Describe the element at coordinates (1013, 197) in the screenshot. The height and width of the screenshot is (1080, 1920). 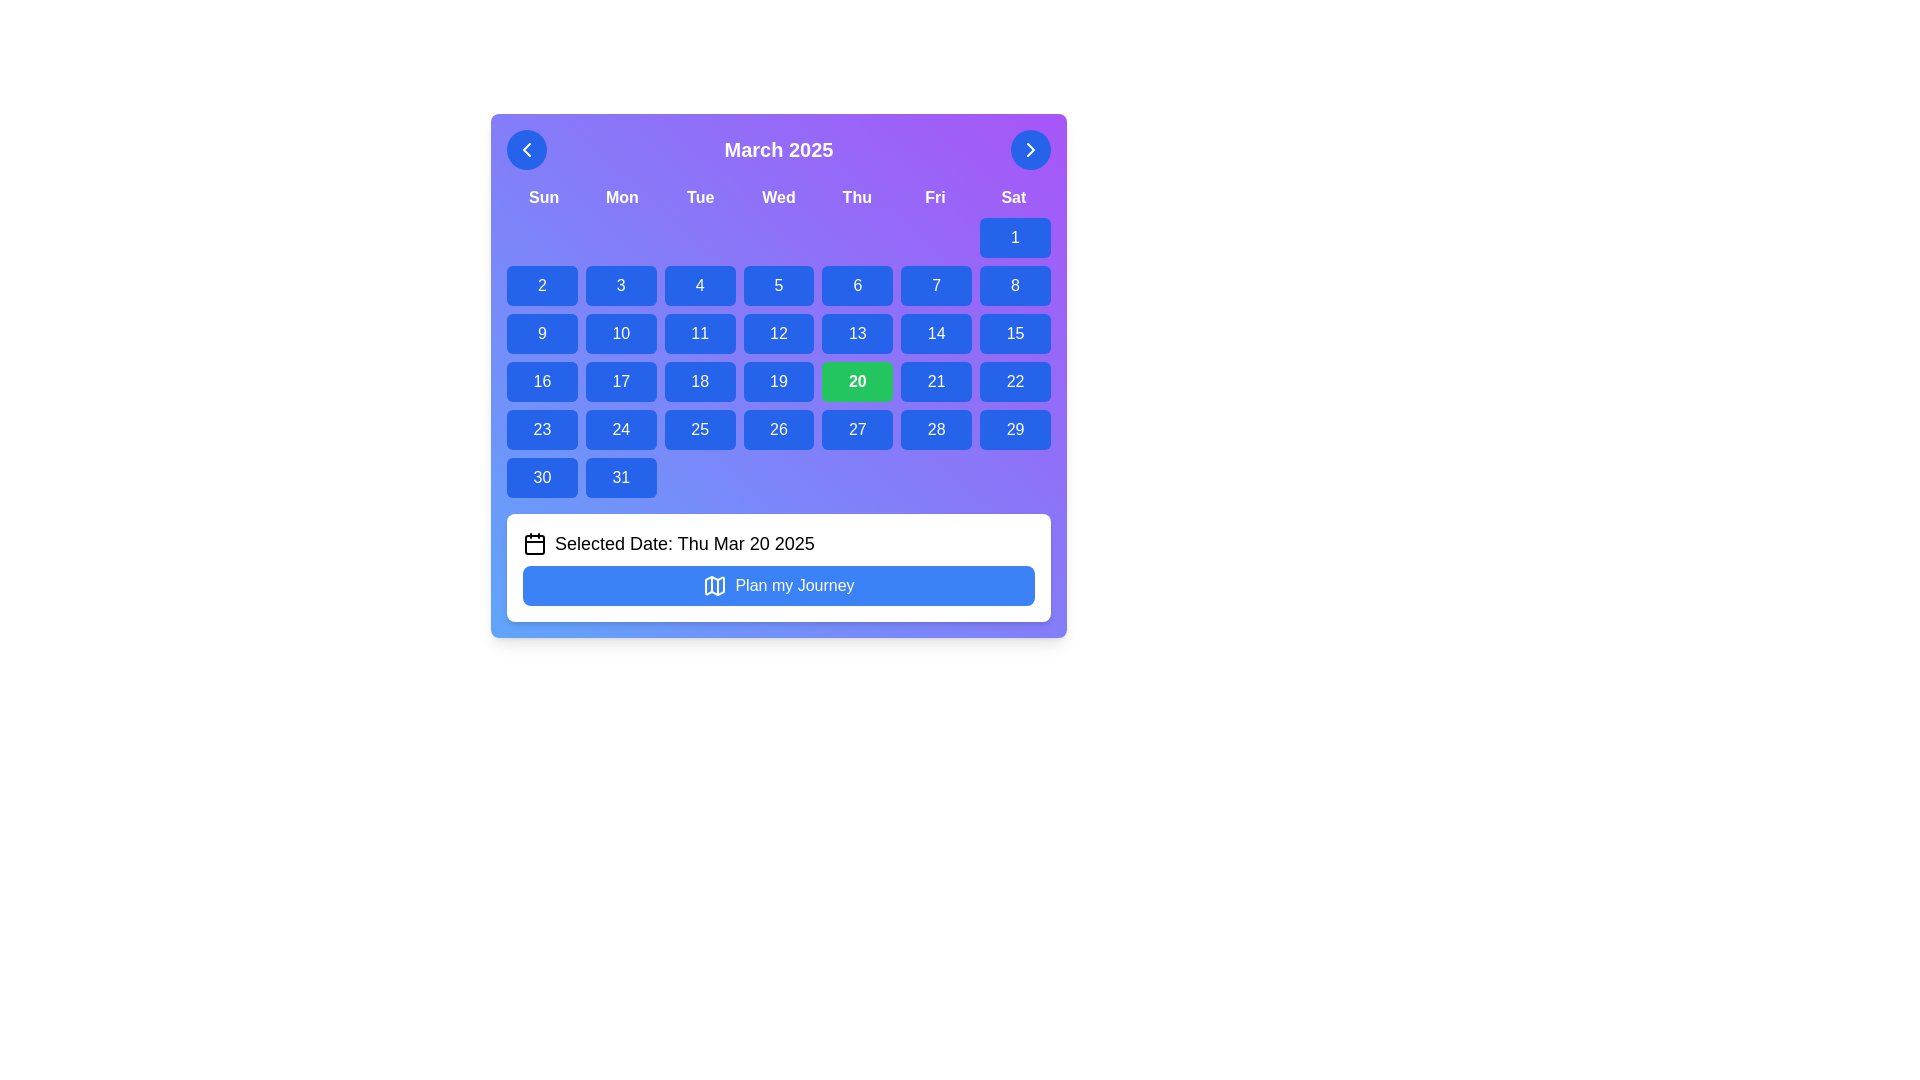
I see `the 'Sat' column text label in the calendar view` at that location.